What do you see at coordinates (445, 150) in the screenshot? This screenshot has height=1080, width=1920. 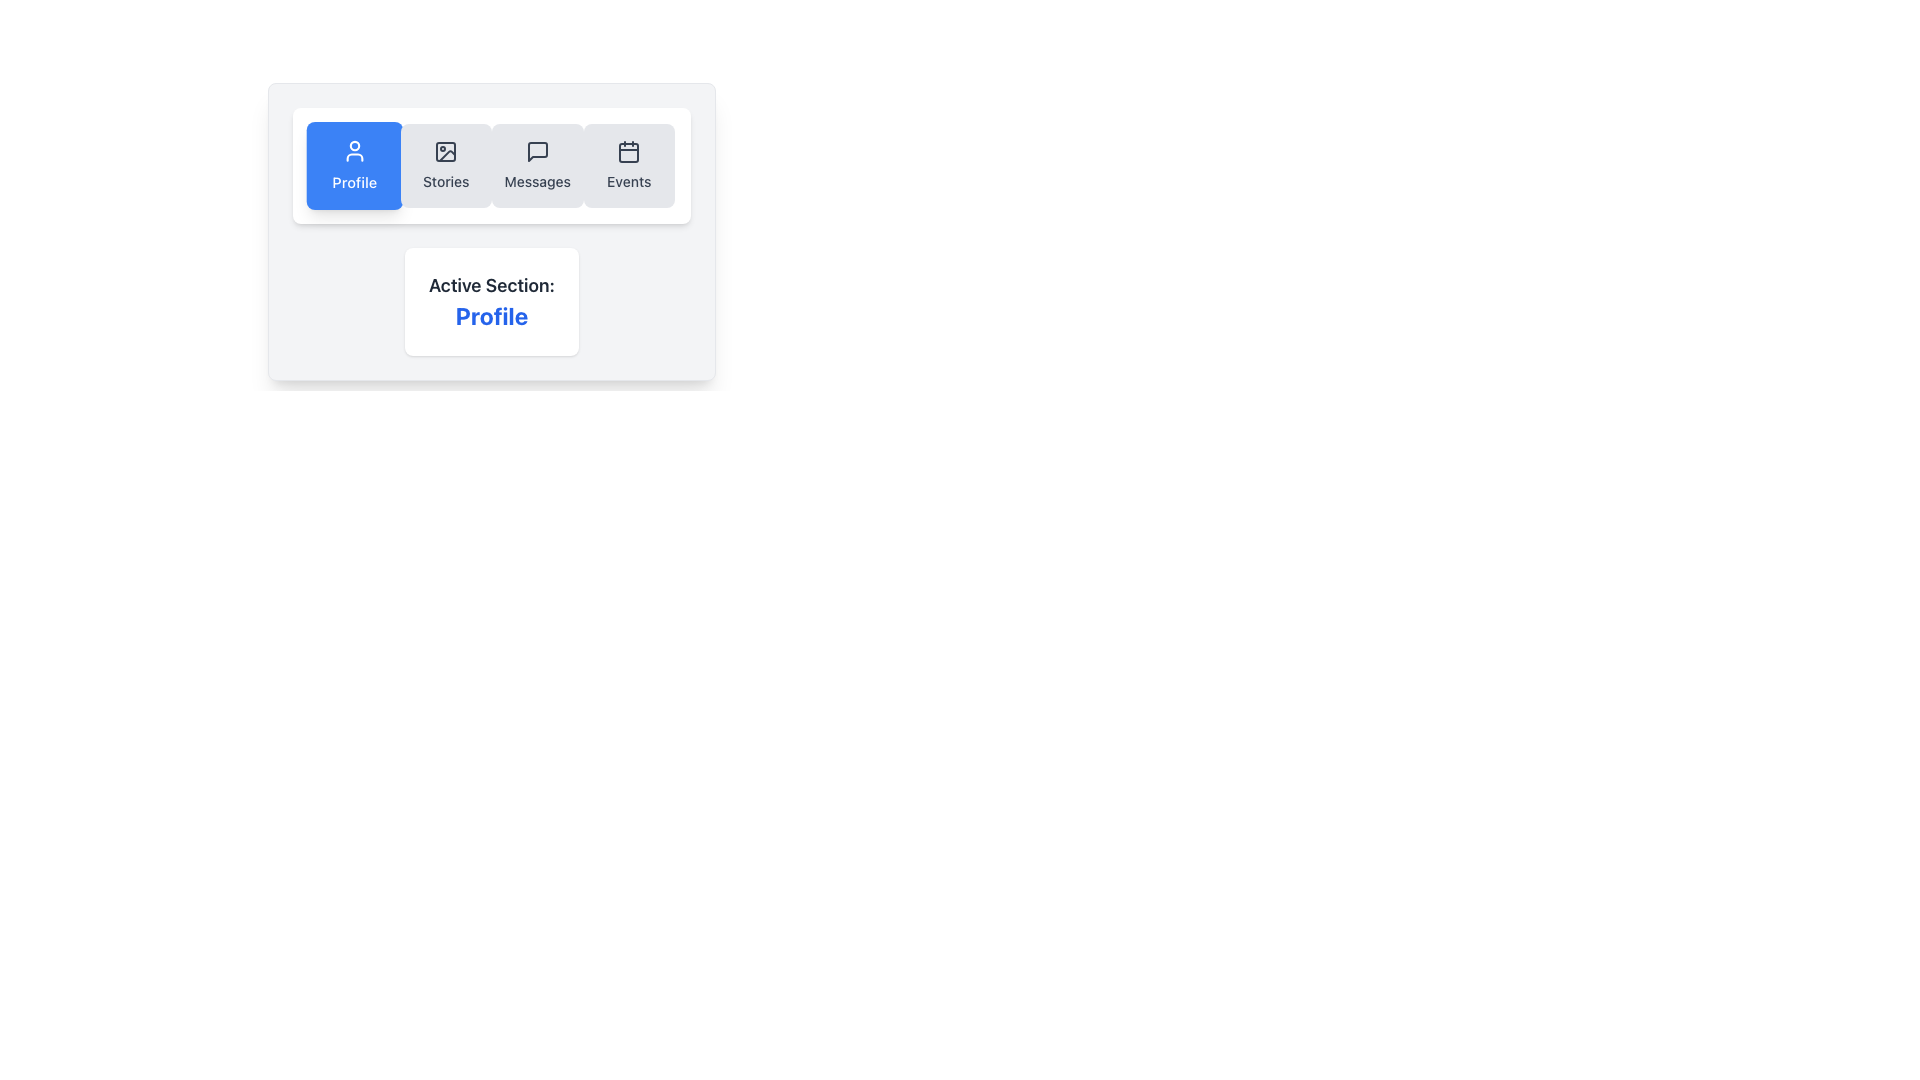 I see `the decorative rectangular background element within the SVG graphic of the navigation bar, which serves as a background for other components` at bounding box center [445, 150].